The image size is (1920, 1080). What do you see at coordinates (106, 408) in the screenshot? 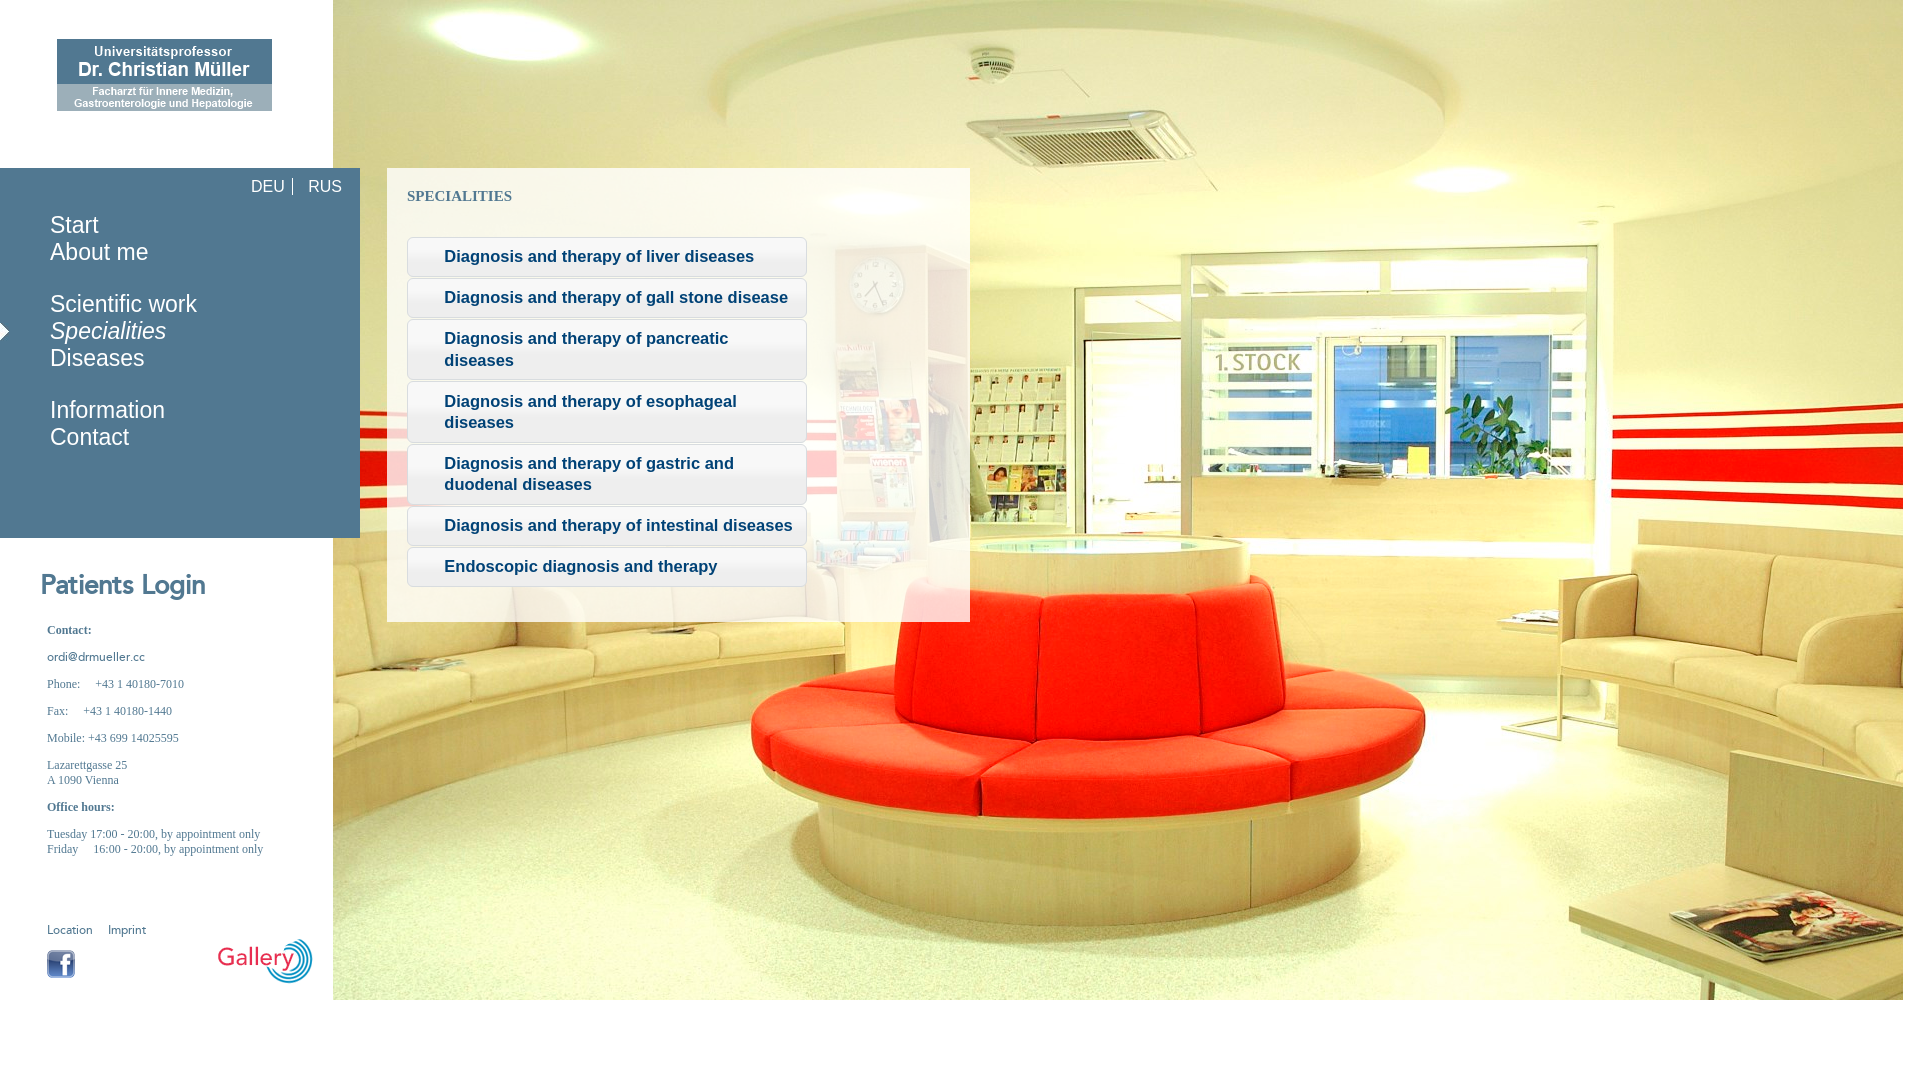
I see `'Information'` at bounding box center [106, 408].